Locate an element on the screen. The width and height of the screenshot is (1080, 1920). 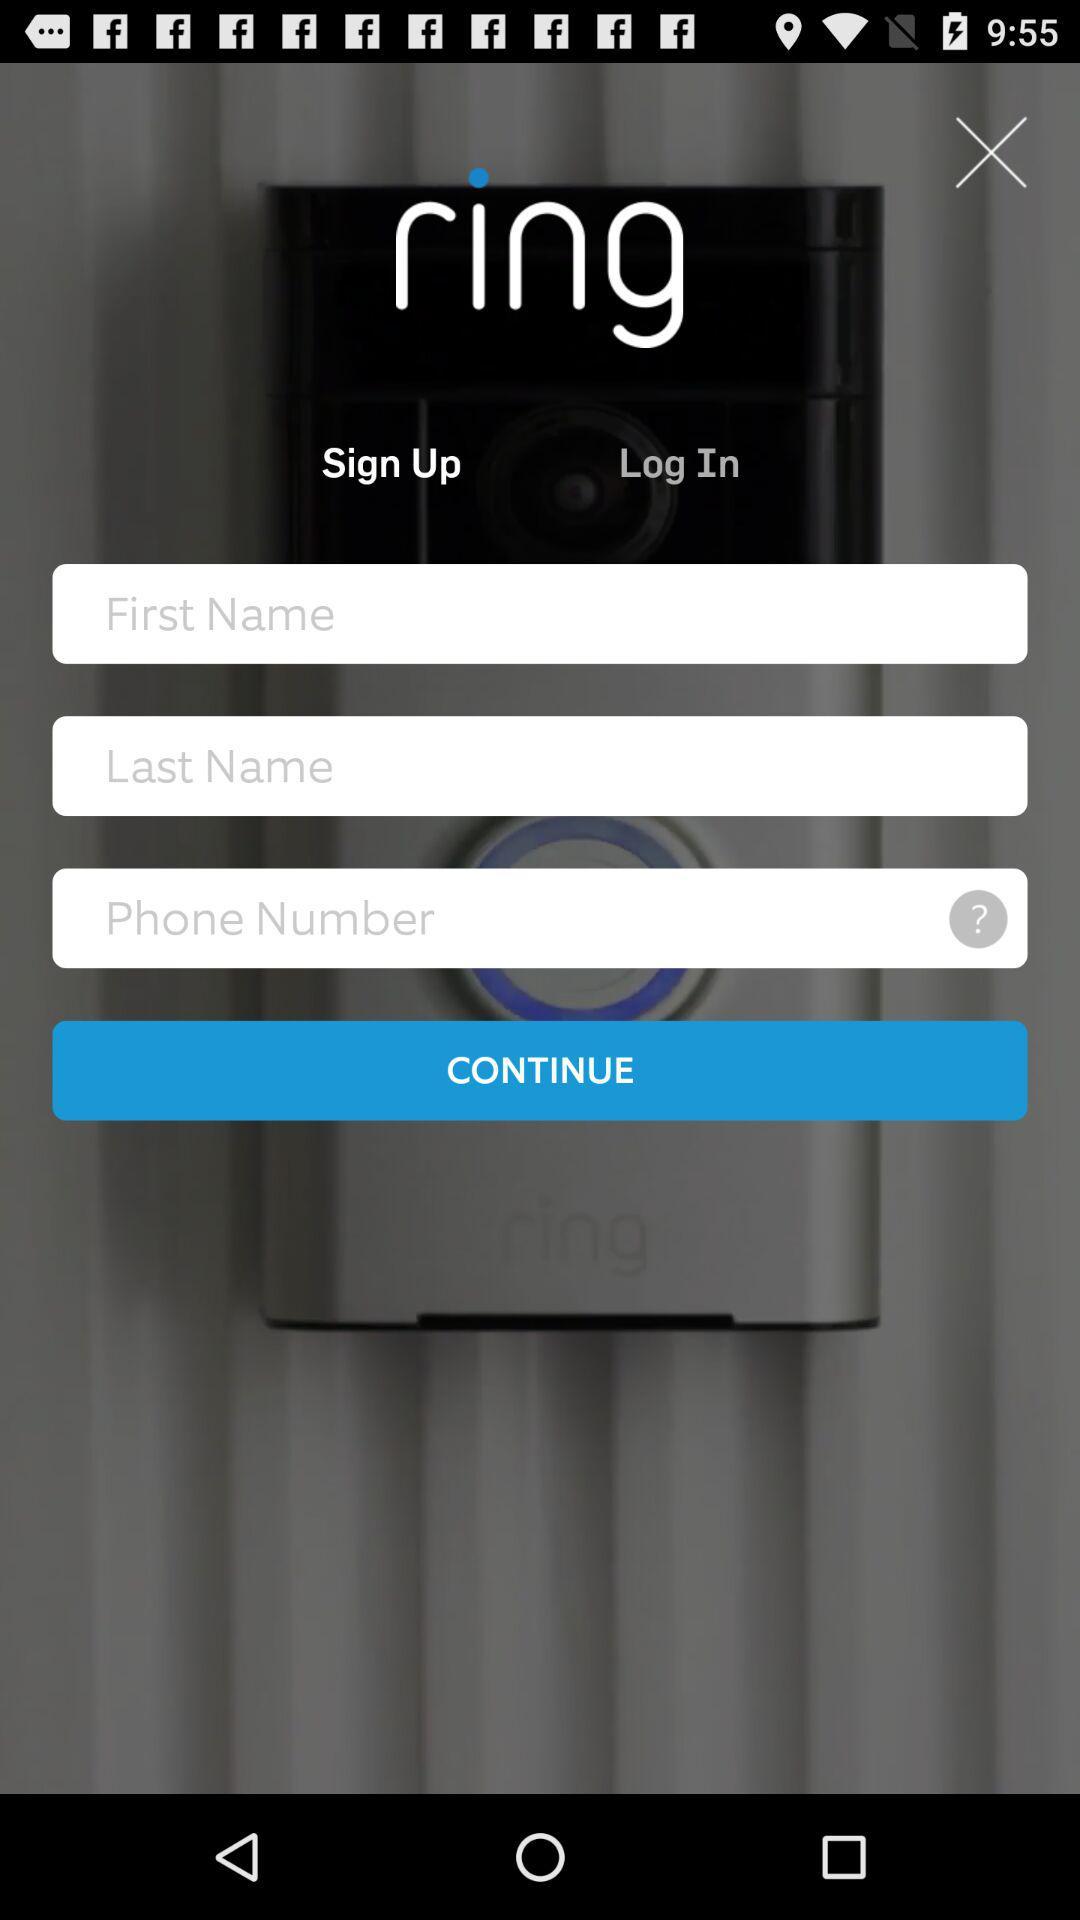
the item to the left of log in icon is located at coordinates (309, 460).